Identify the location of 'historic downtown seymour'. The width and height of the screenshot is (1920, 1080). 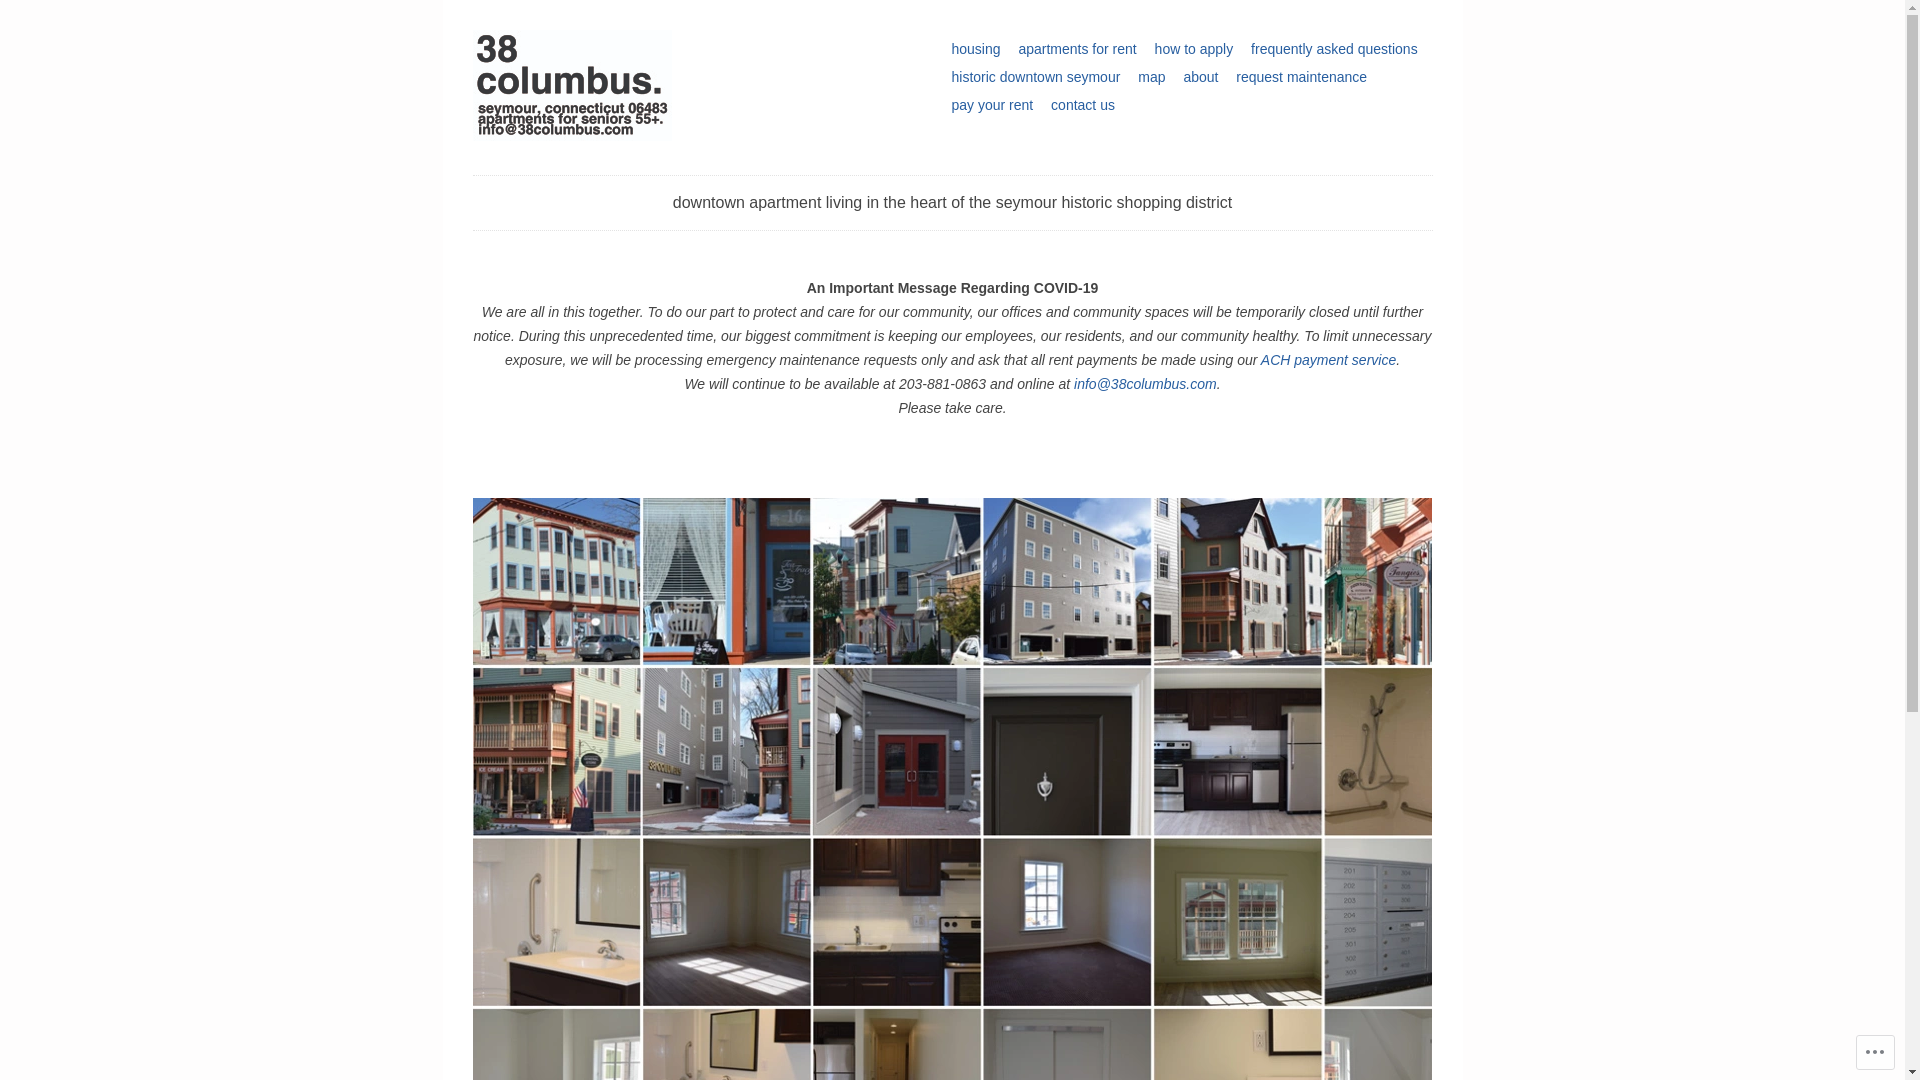
(943, 76).